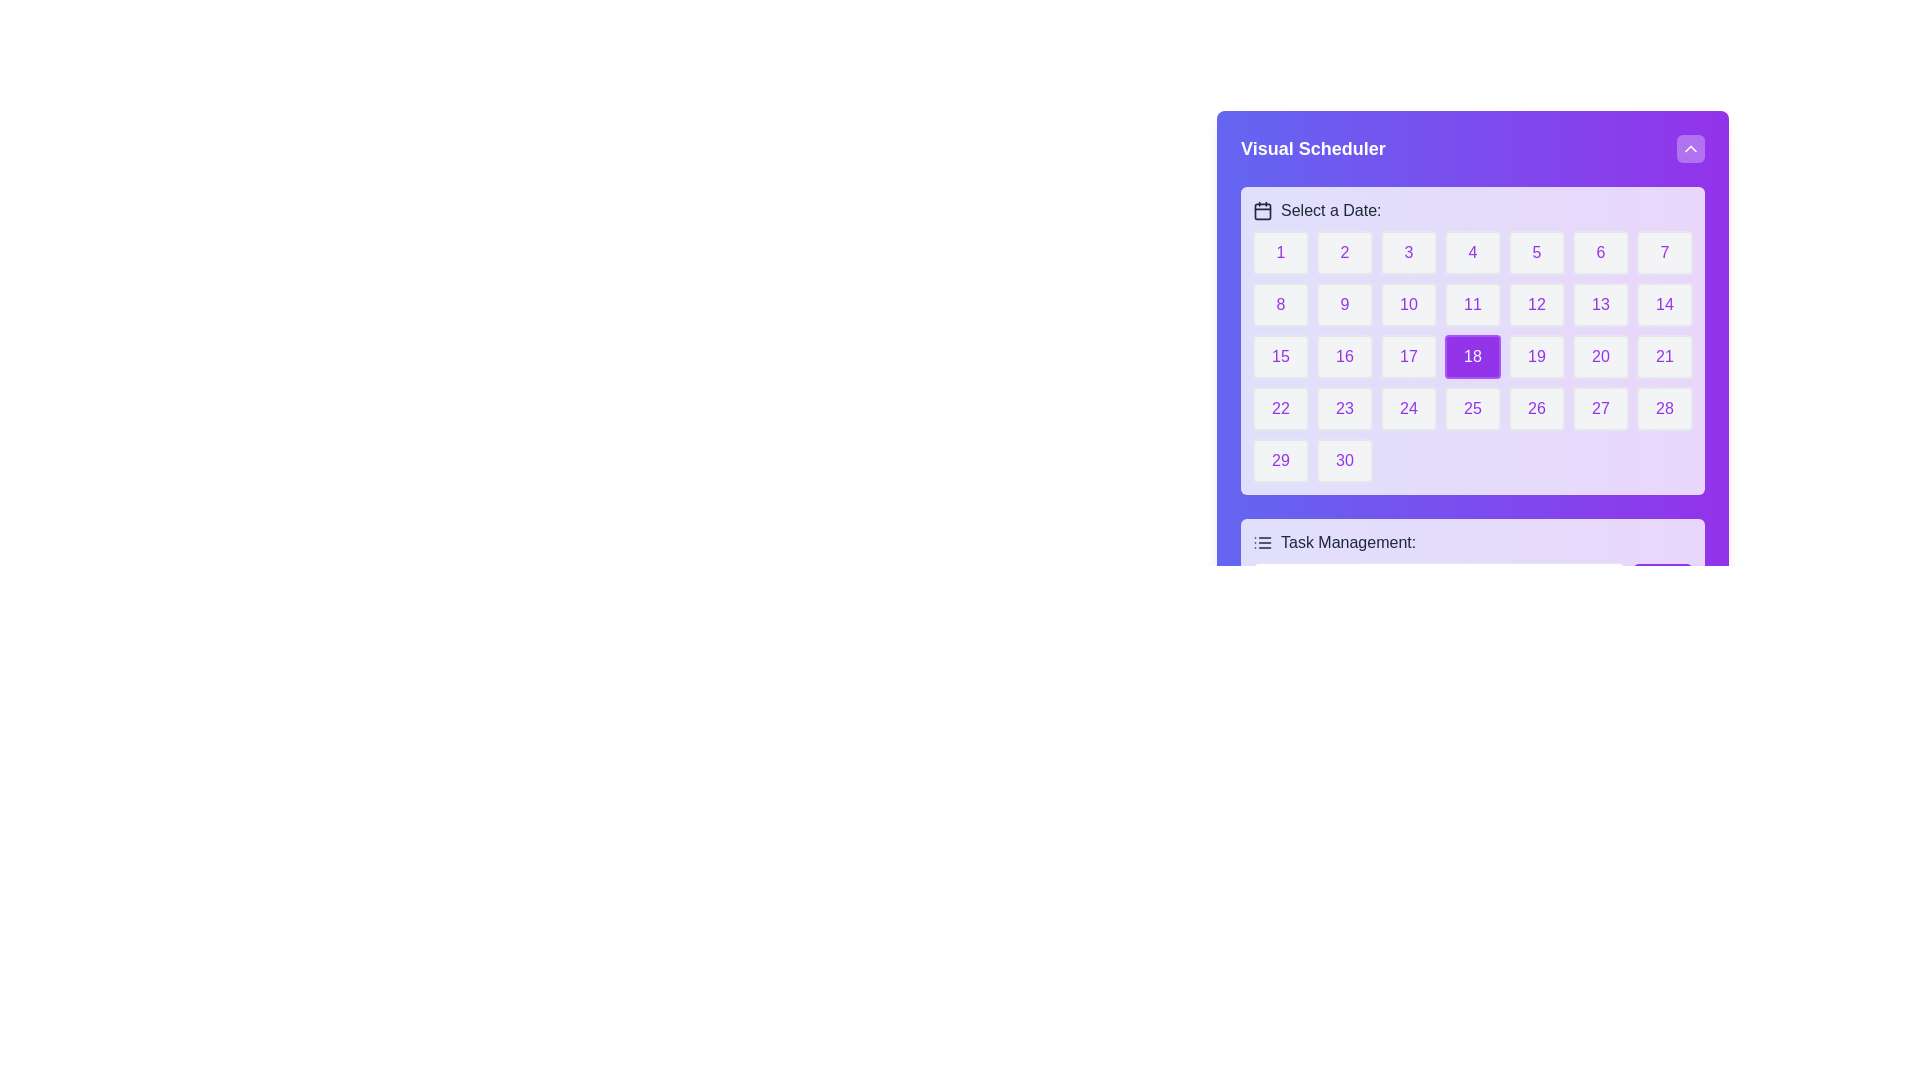  What do you see at coordinates (1261, 543) in the screenshot?
I see `the task management icon located in the purple section at the bottom of the interface, which is aligned to the left of the text label 'Task Management:'` at bounding box center [1261, 543].